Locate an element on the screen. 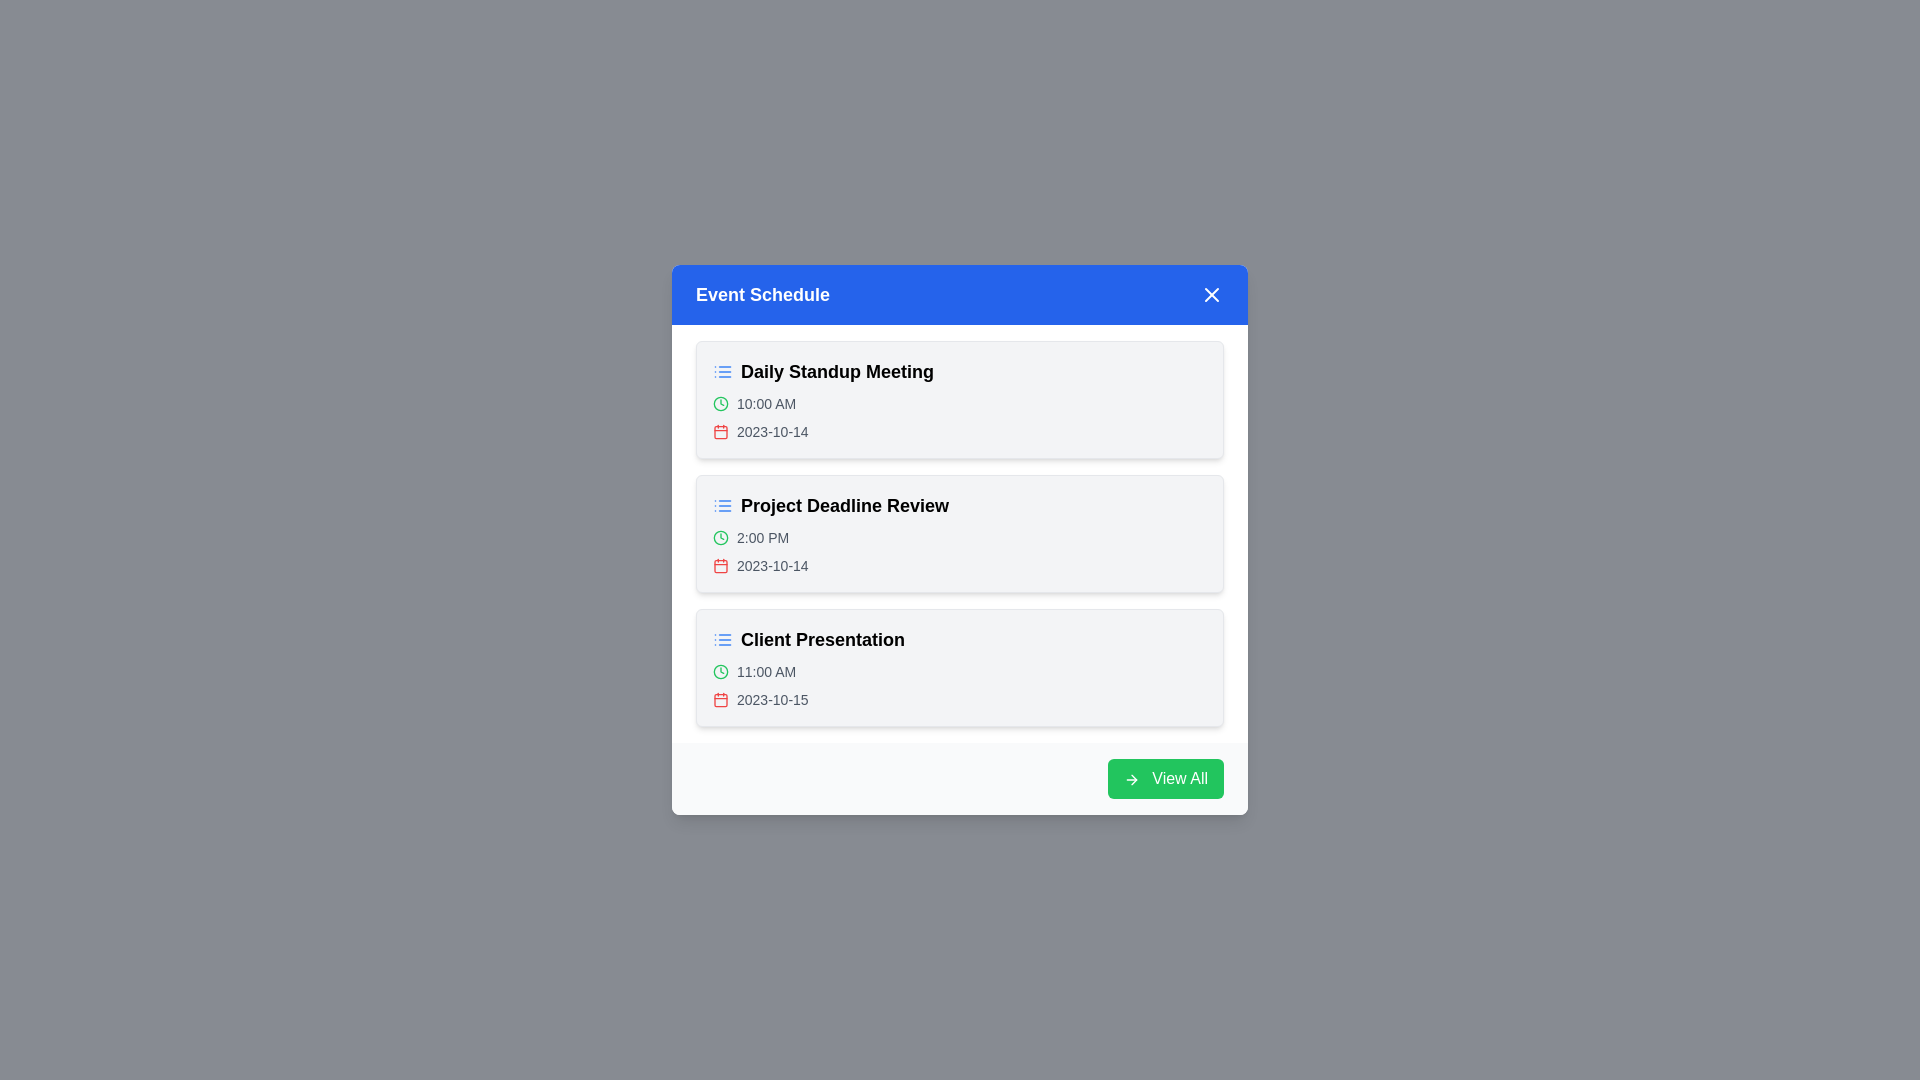 This screenshot has width=1920, height=1080. the button located at the bottom-right corner of the 'Event Schedule' card is located at coordinates (960, 778).